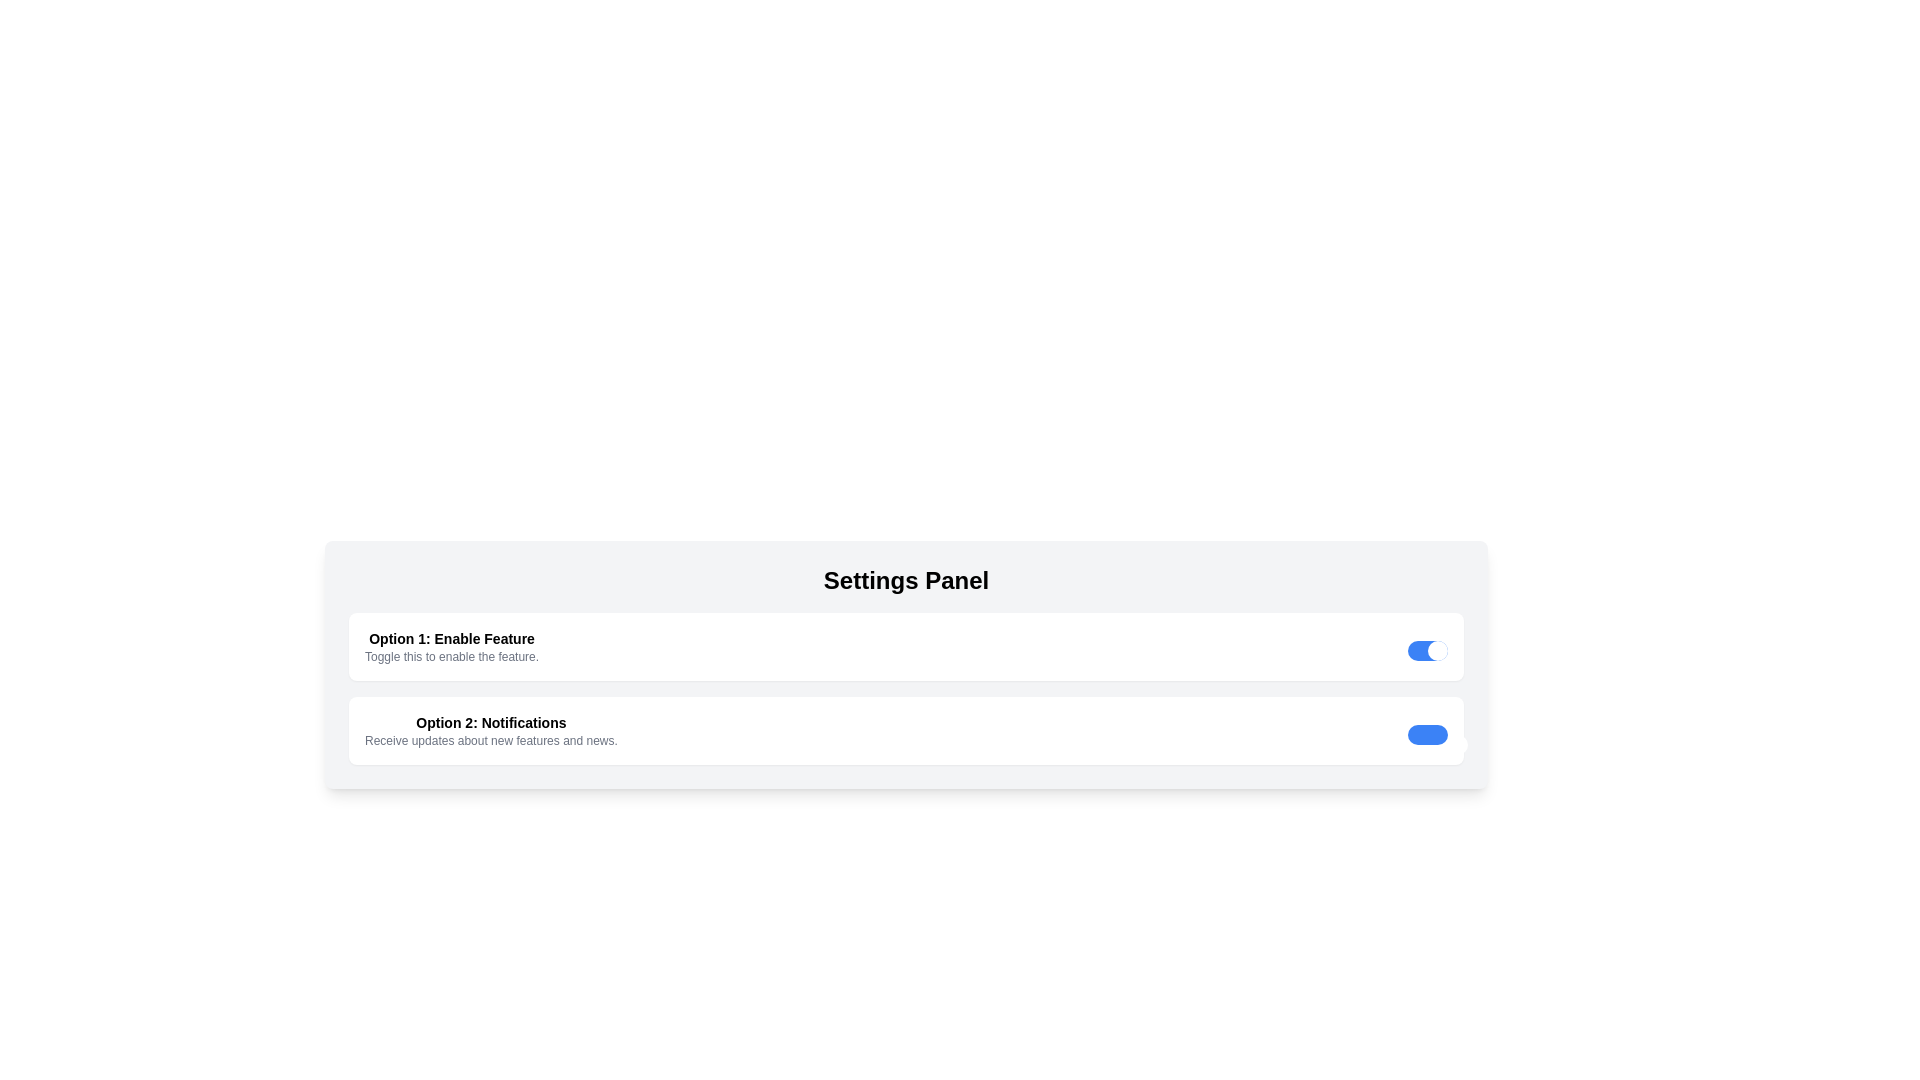  What do you see at coordinates (1427, 735) in the screenshot?
I see `the toggle switch styled as a rounded rectangle with a blue background, located within the 'Option 2: Notifications' section of the settings panel` at bounding box center [1427, 735].